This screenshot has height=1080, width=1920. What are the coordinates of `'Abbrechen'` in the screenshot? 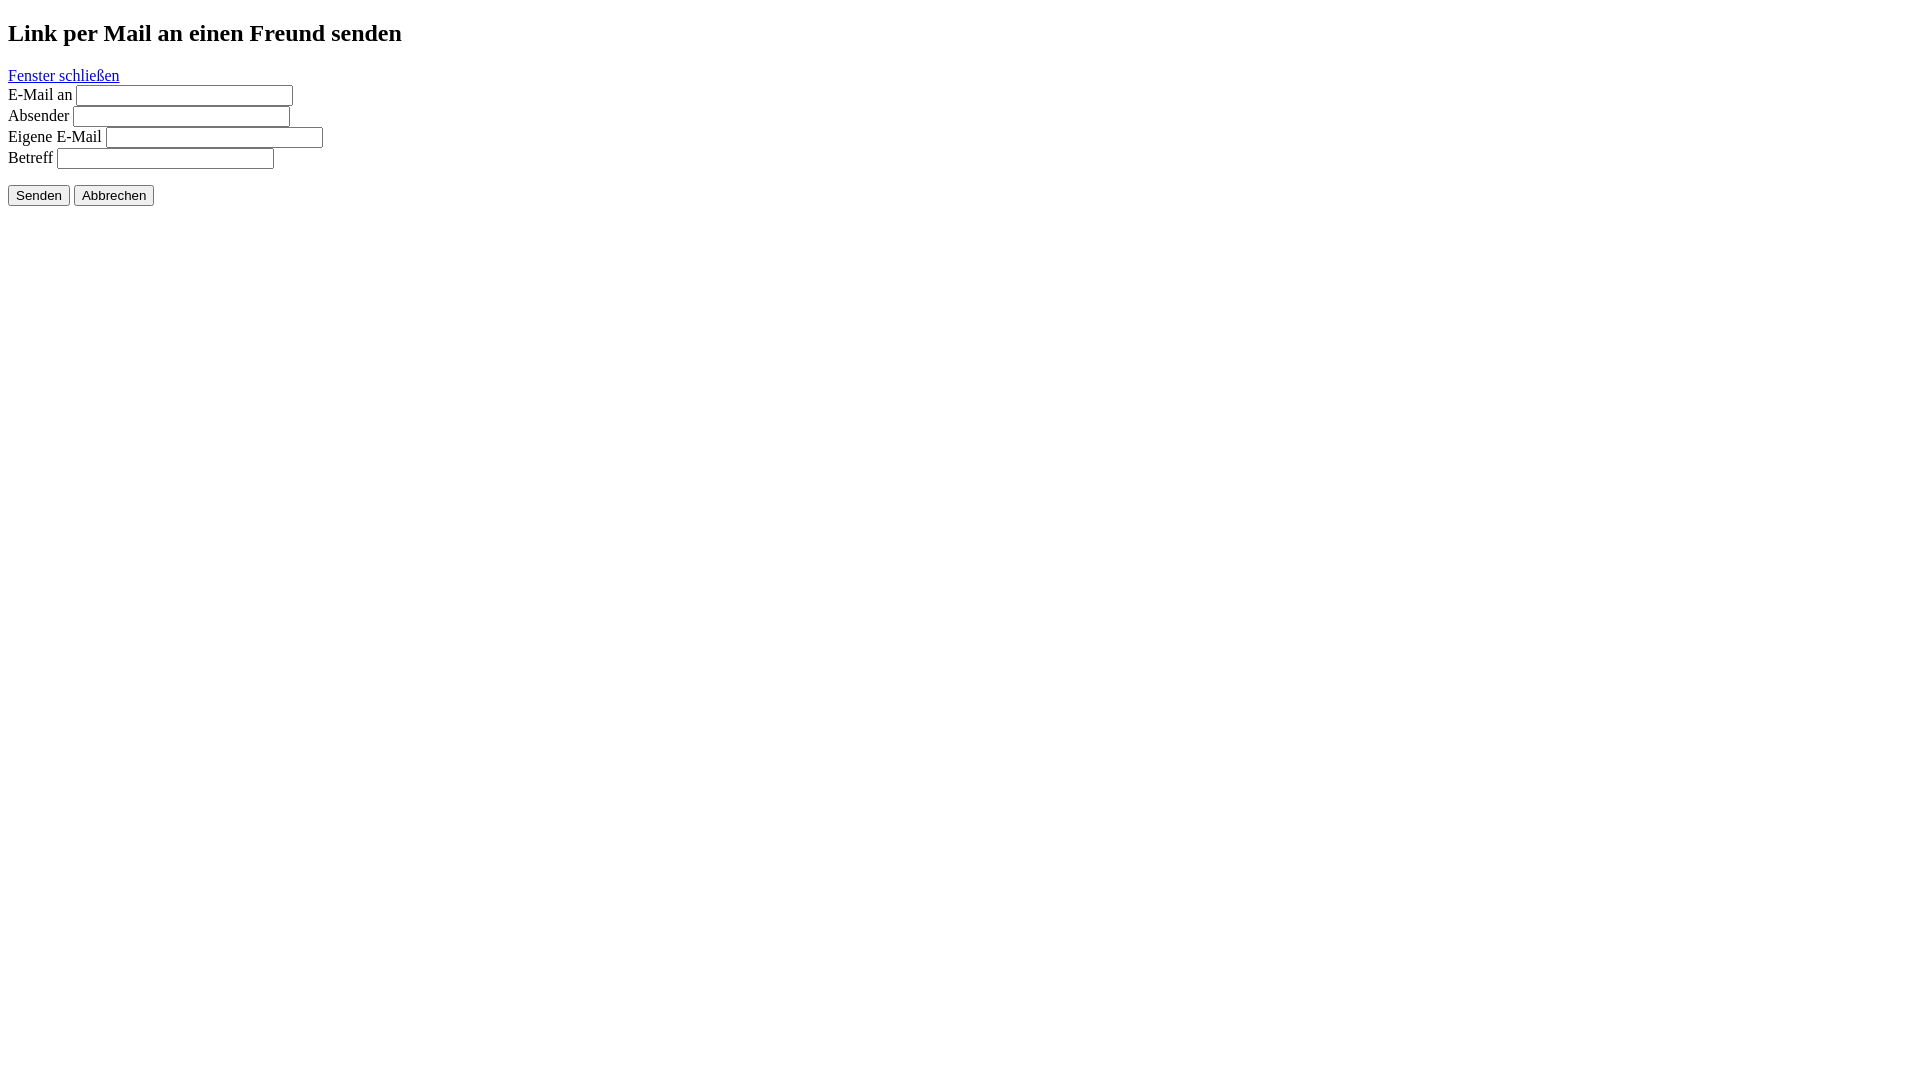 It's located at (73, 195).